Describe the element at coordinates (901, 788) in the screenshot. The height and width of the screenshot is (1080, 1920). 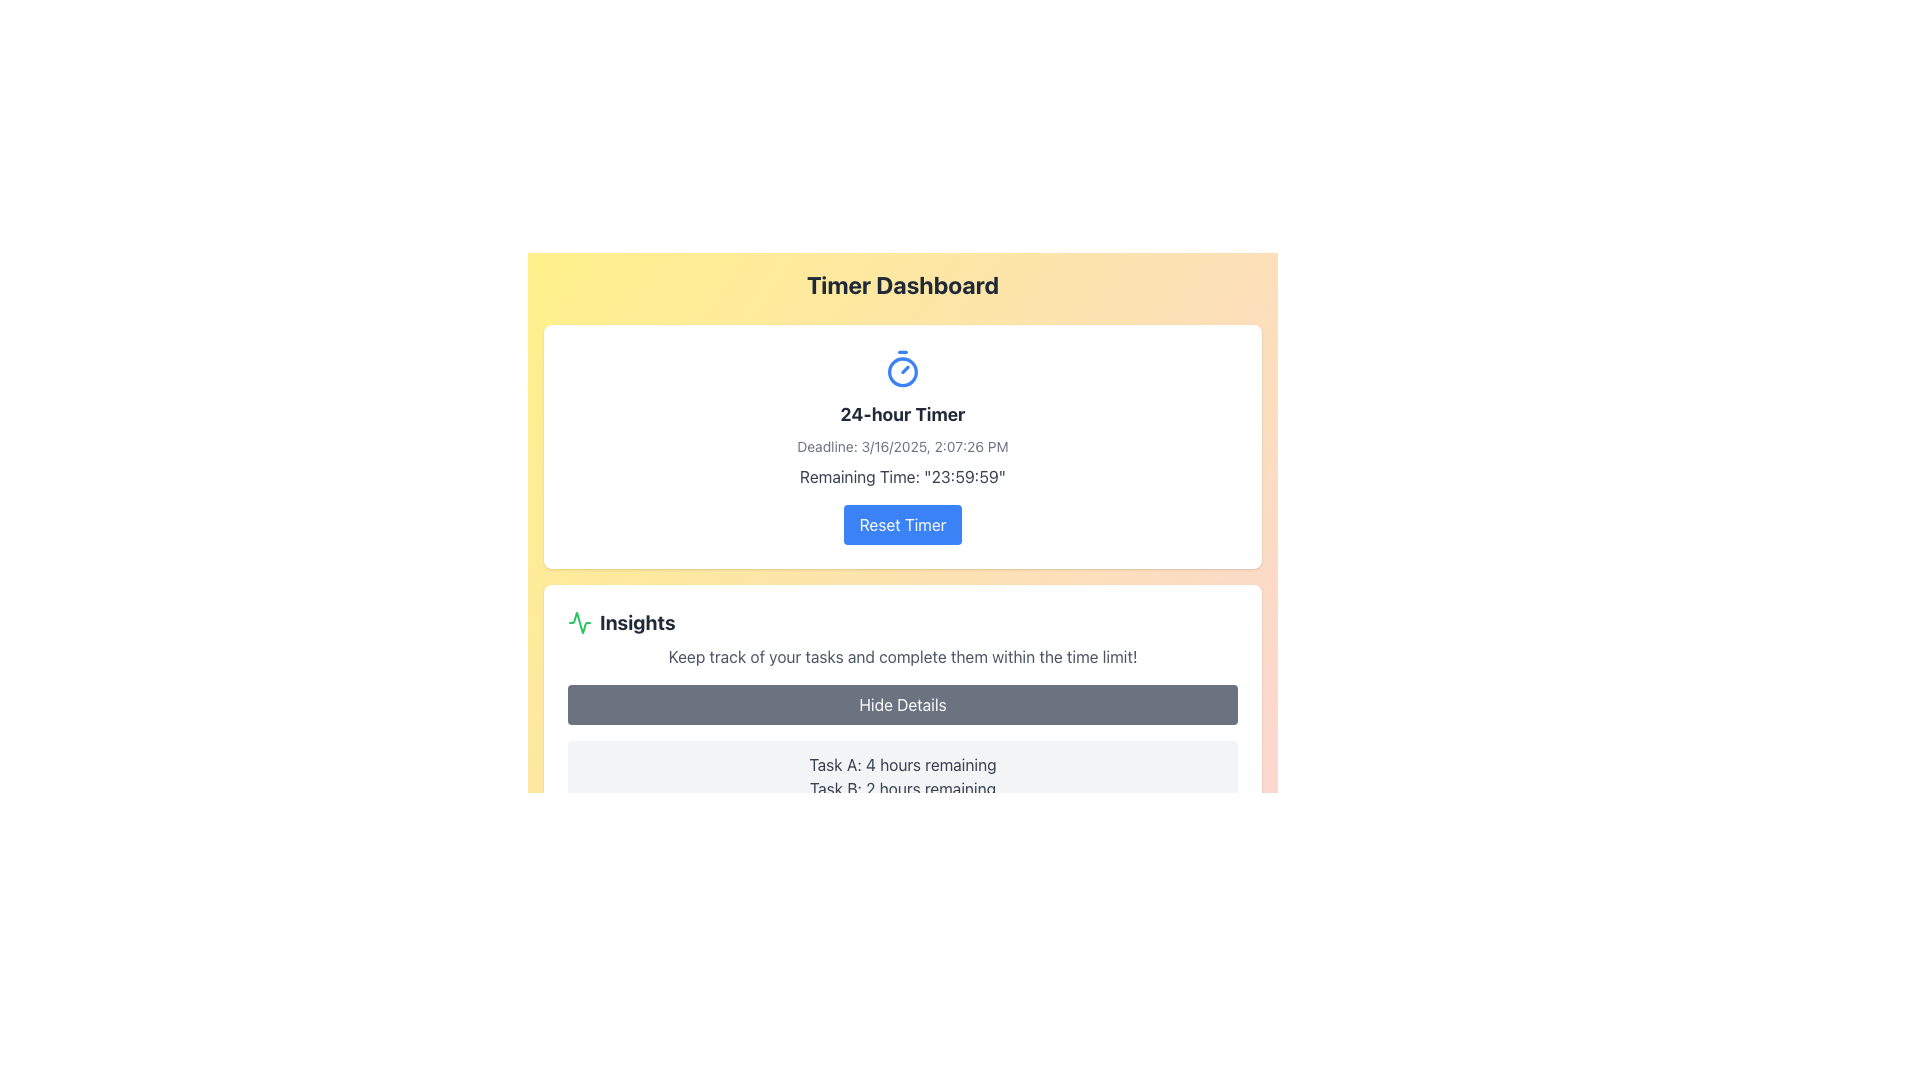
I see `the text display element showing 'Task B: 2 hours remaining' which is the second item in the 'Insights' section` at that location.